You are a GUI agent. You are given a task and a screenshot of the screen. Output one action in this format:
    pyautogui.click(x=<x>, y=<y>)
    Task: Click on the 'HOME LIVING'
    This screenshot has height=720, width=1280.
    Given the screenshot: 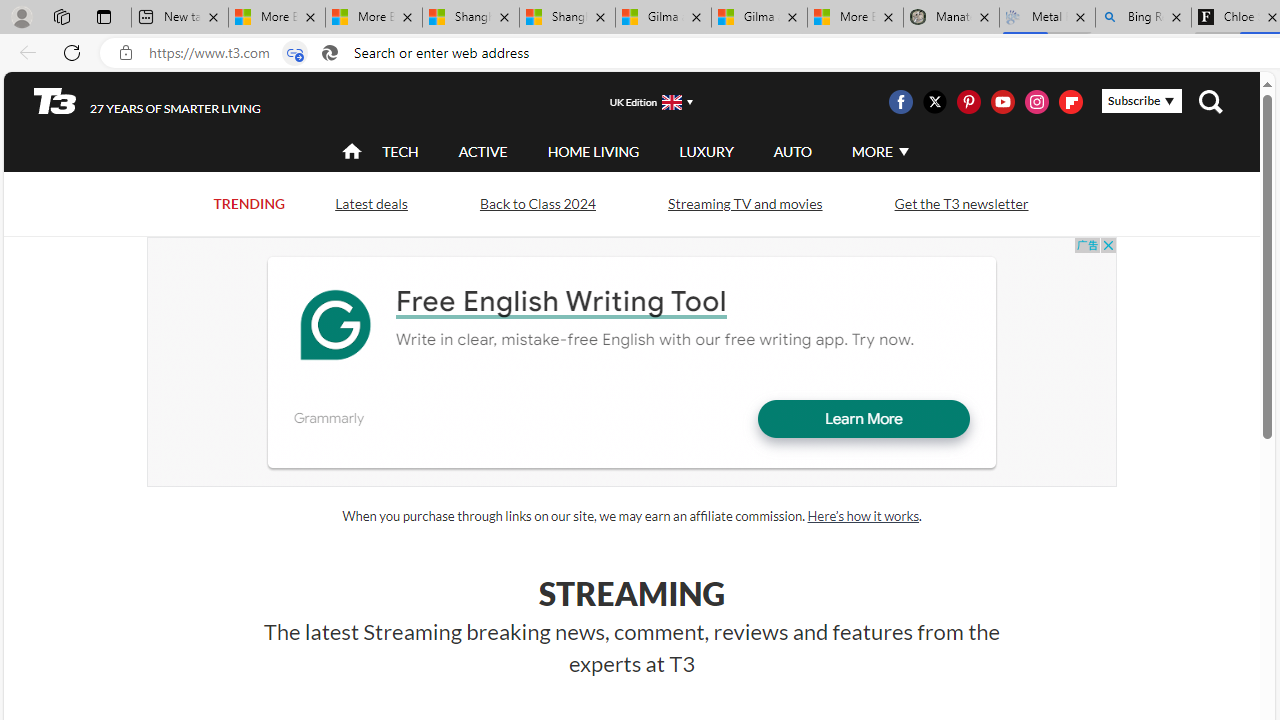 What is the action you would take?
    pyautogui.click(x=592, y=150)
    